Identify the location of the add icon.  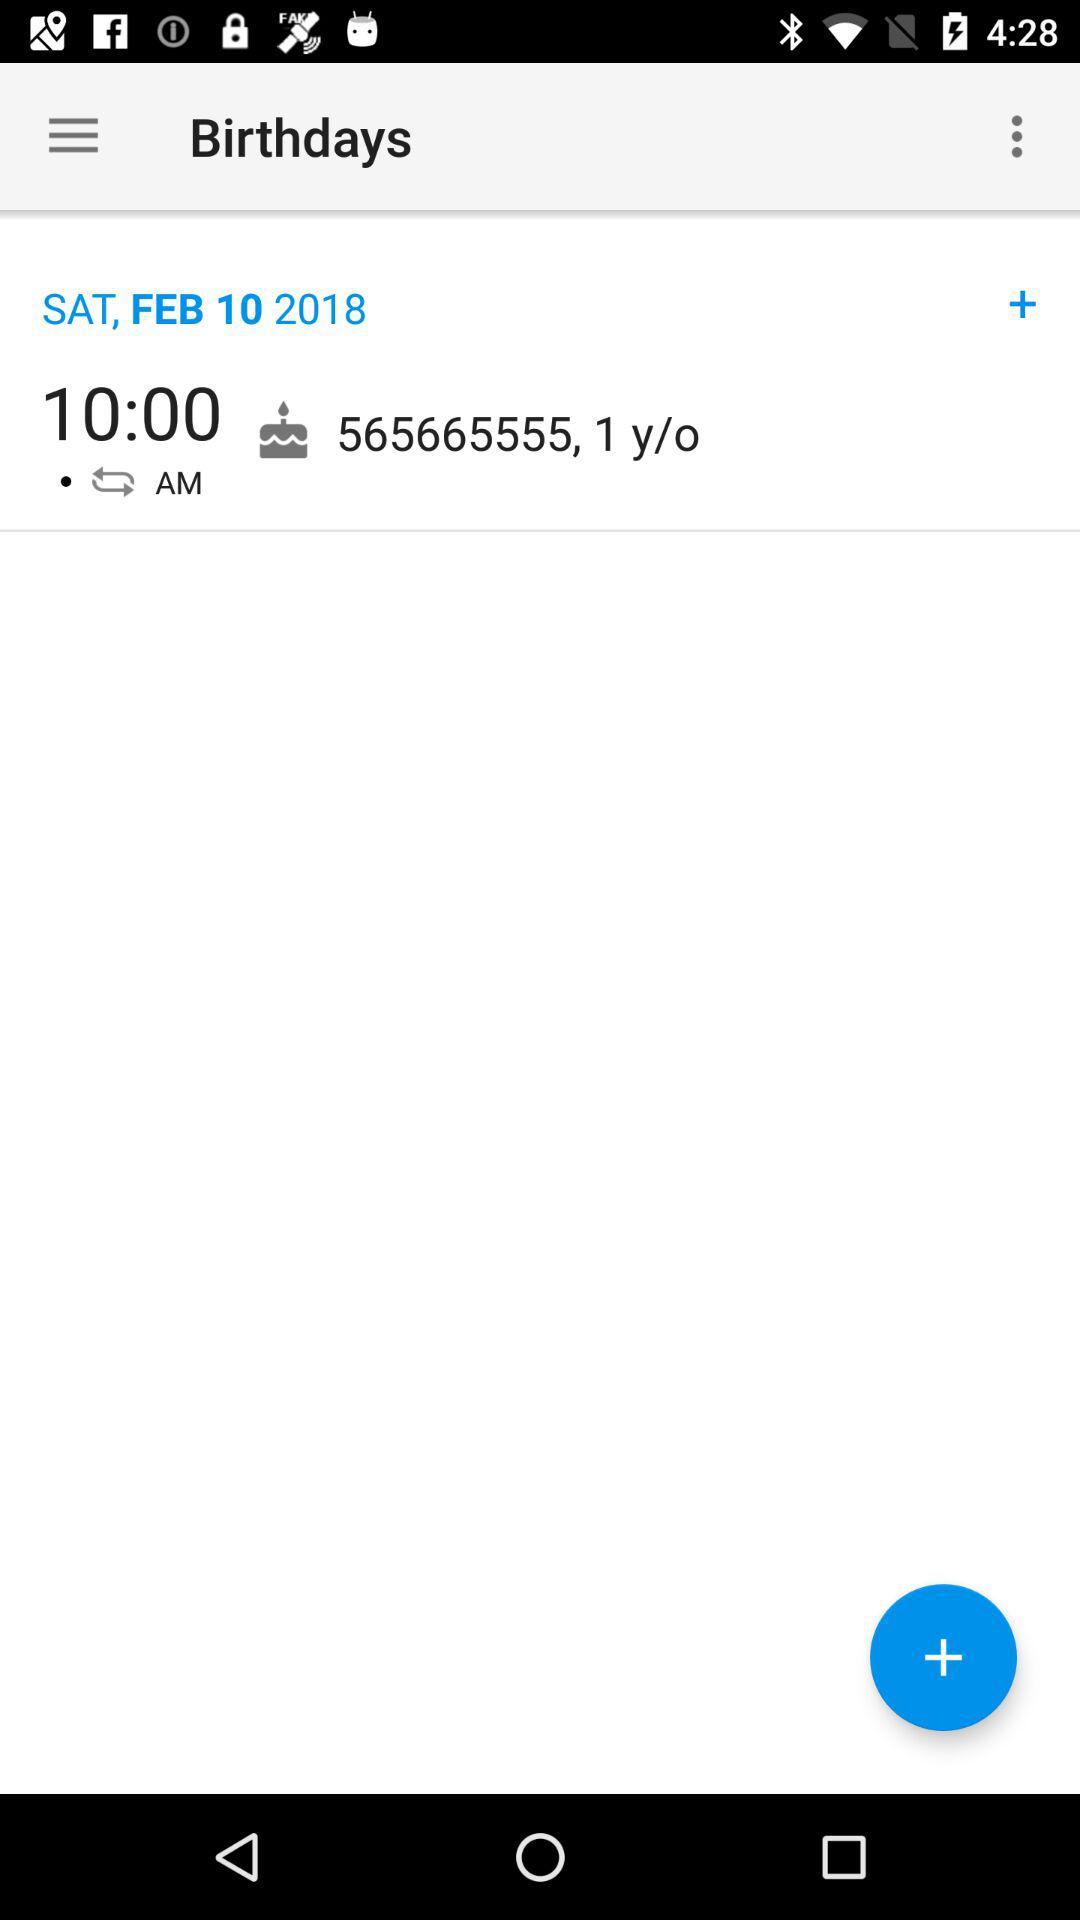
(943, 1657).